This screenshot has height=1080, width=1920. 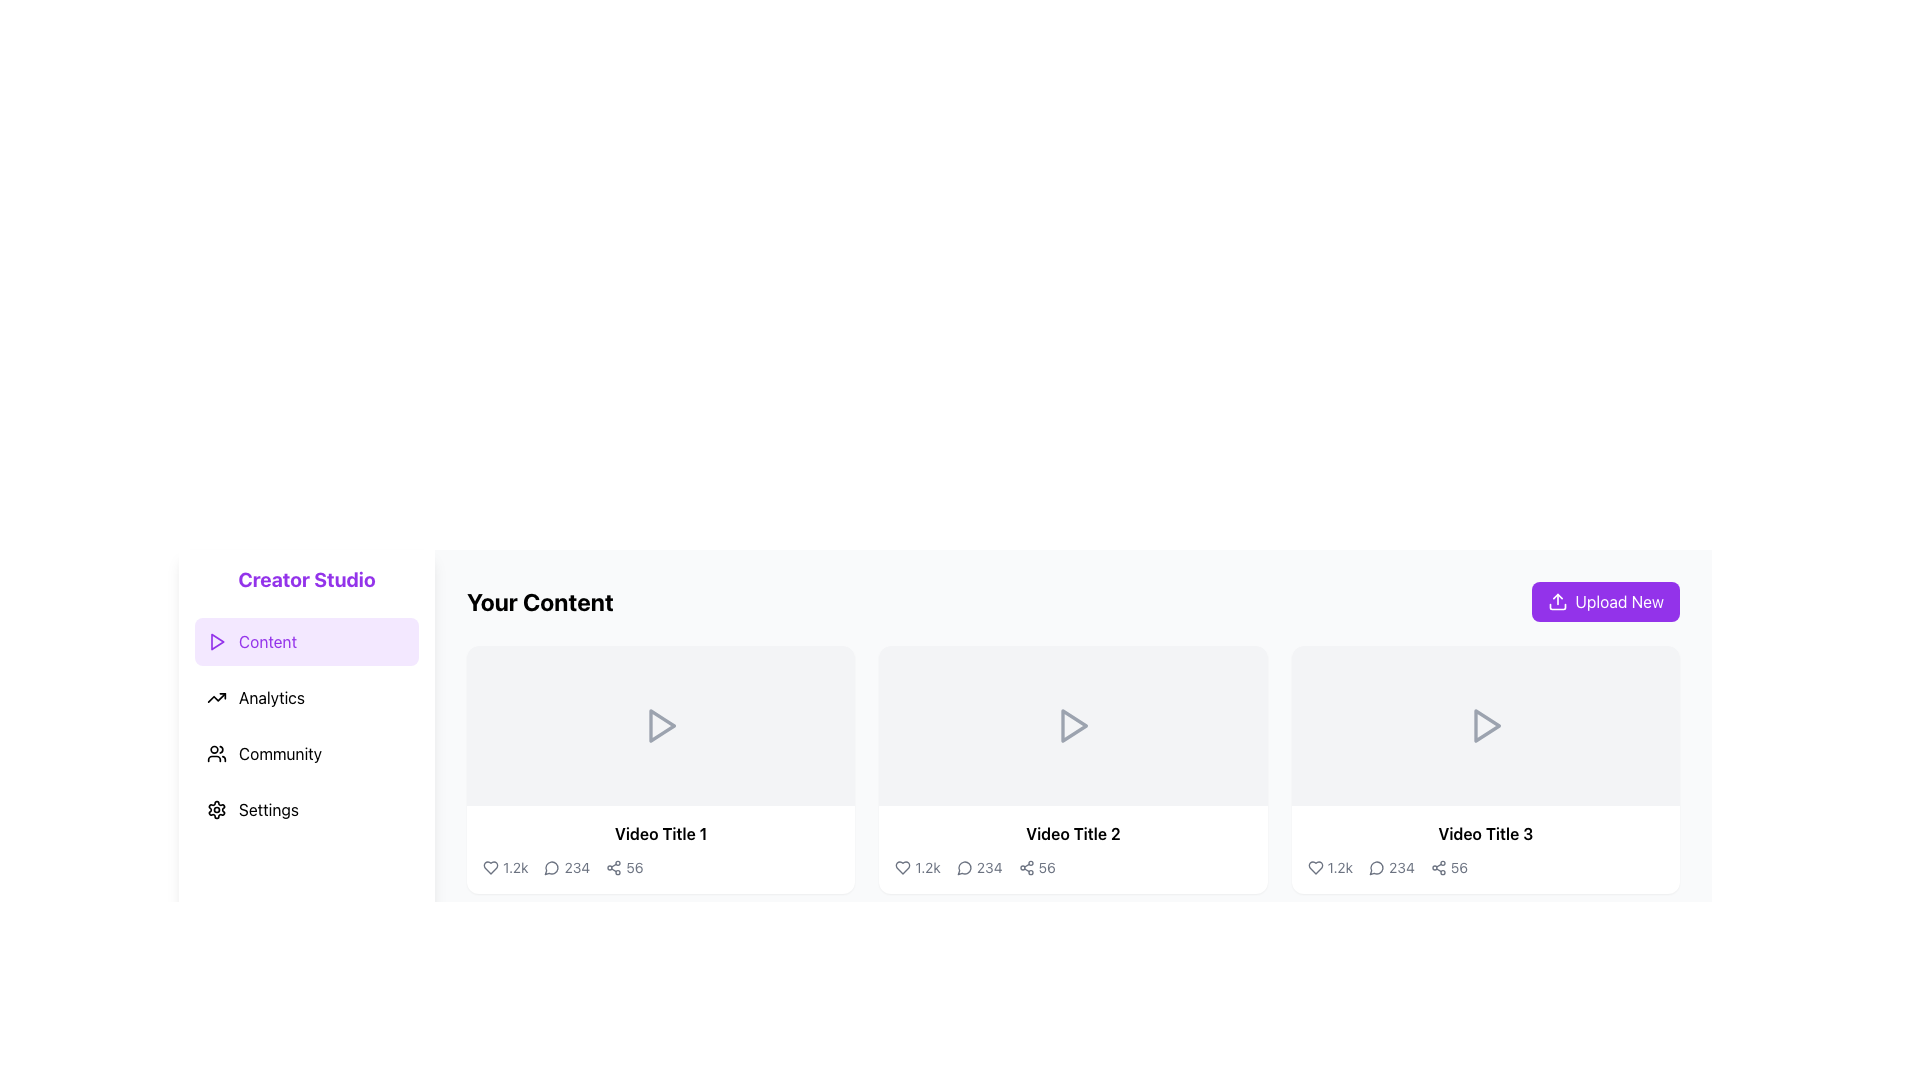 I want to click on the triangular play icon located in the left panel's 'Content' menu option, which has a unique purple background, so click(x=217, y=641).